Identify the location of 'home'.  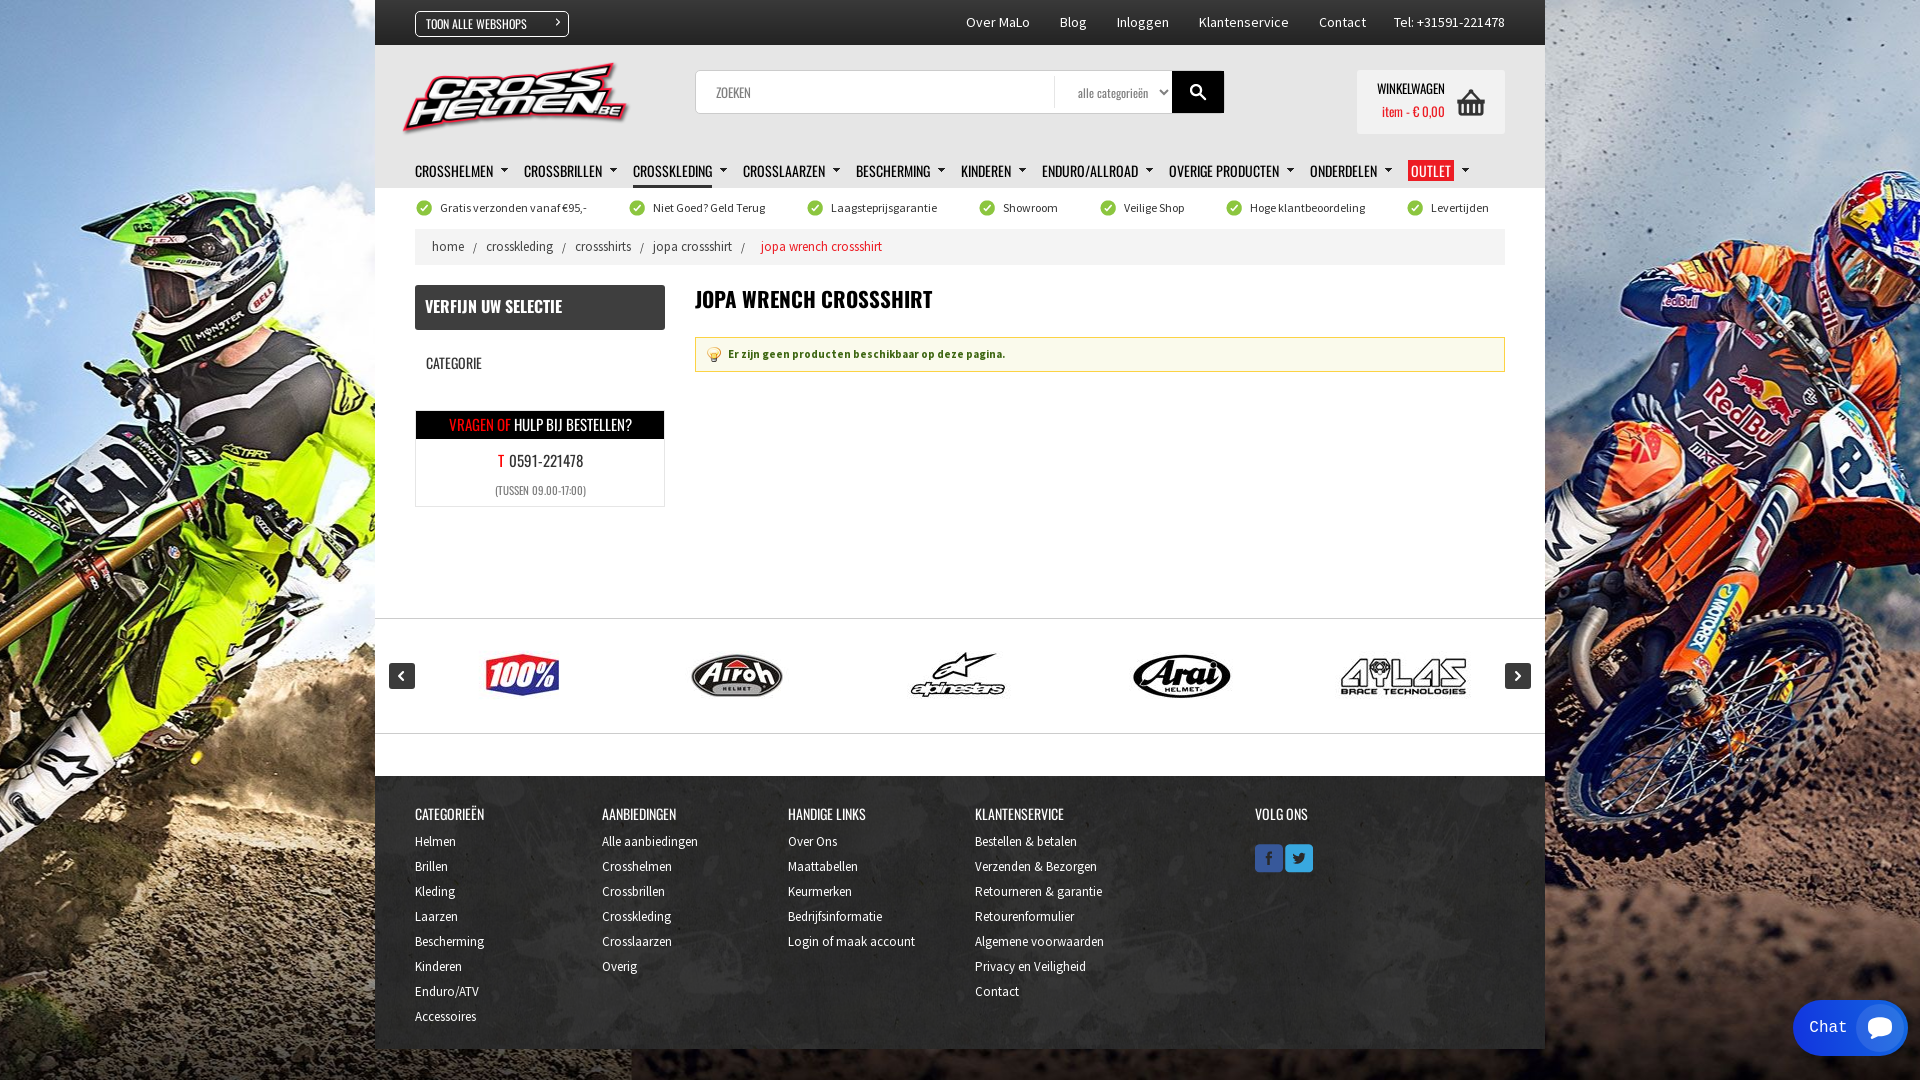
(424, 245).